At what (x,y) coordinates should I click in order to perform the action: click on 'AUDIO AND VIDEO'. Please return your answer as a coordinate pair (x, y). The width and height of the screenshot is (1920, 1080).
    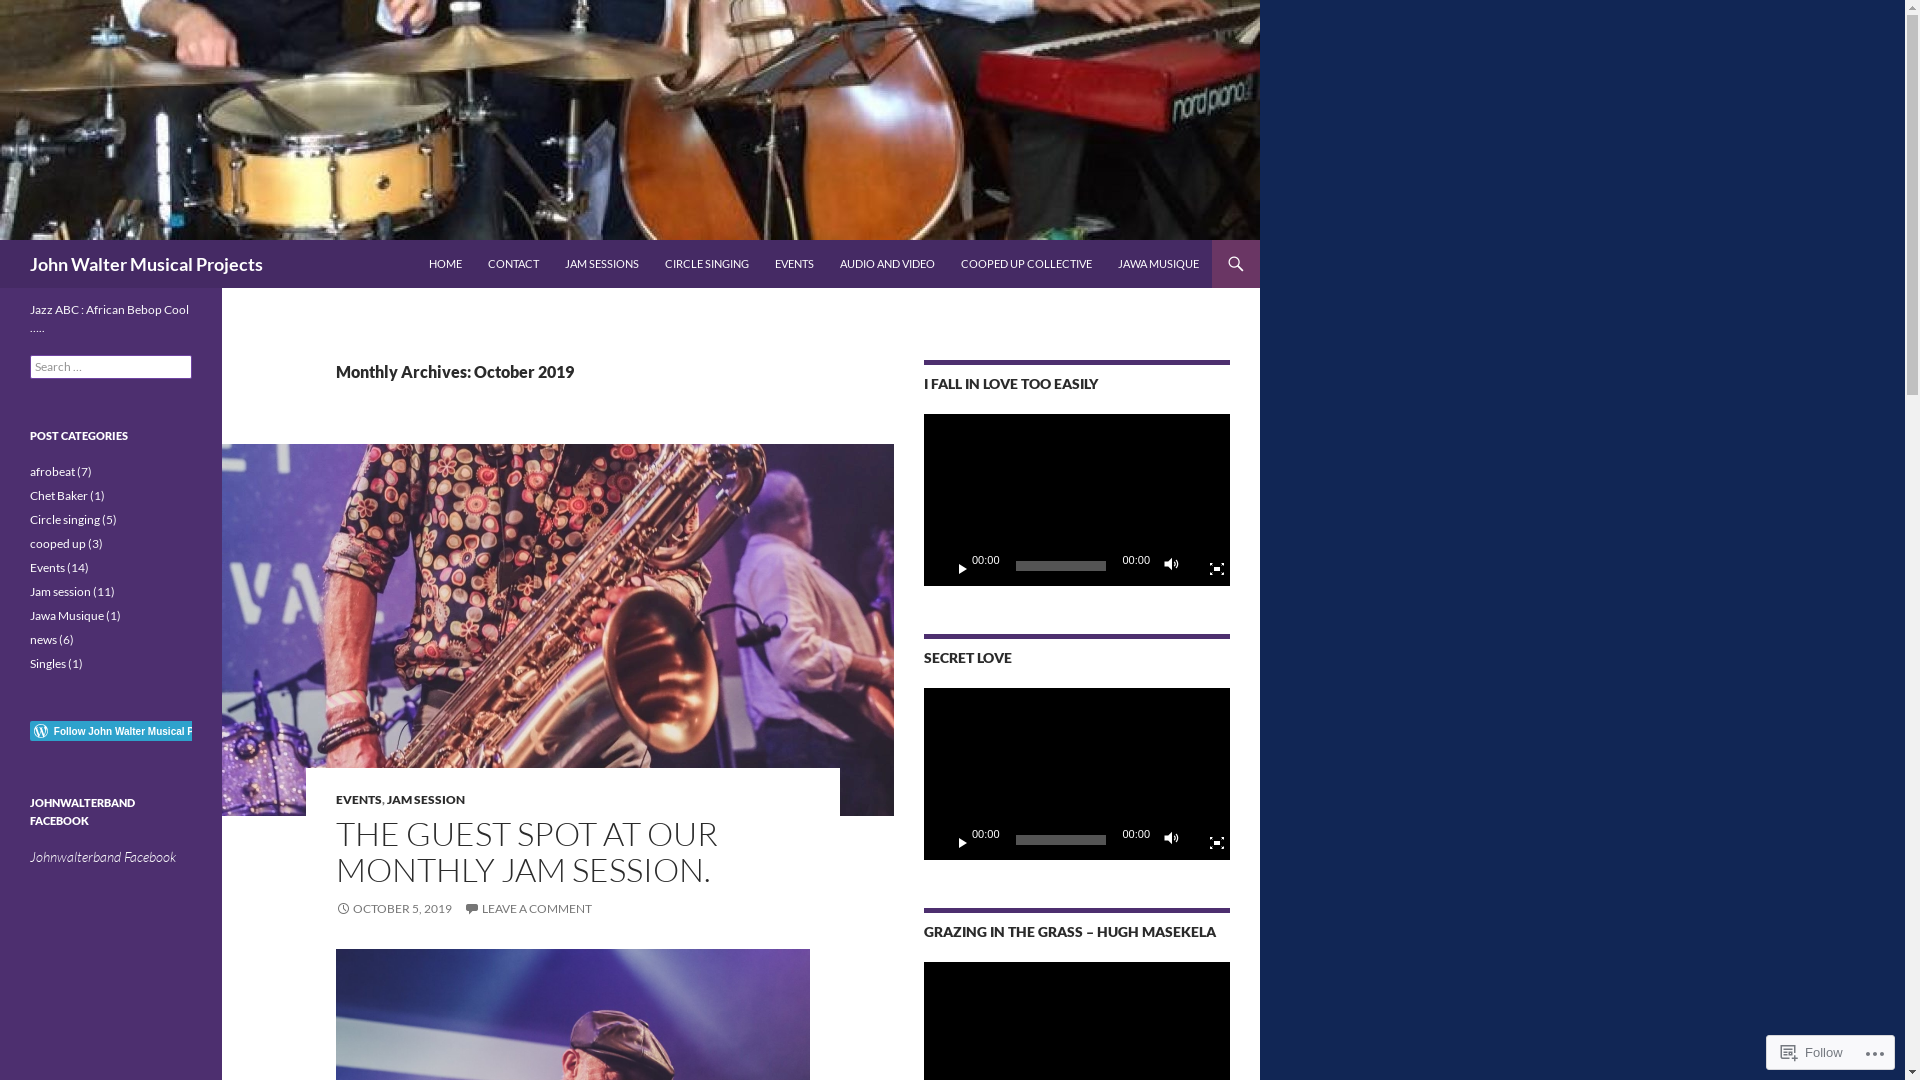
    Looking at the image, I should click on (886, 262).